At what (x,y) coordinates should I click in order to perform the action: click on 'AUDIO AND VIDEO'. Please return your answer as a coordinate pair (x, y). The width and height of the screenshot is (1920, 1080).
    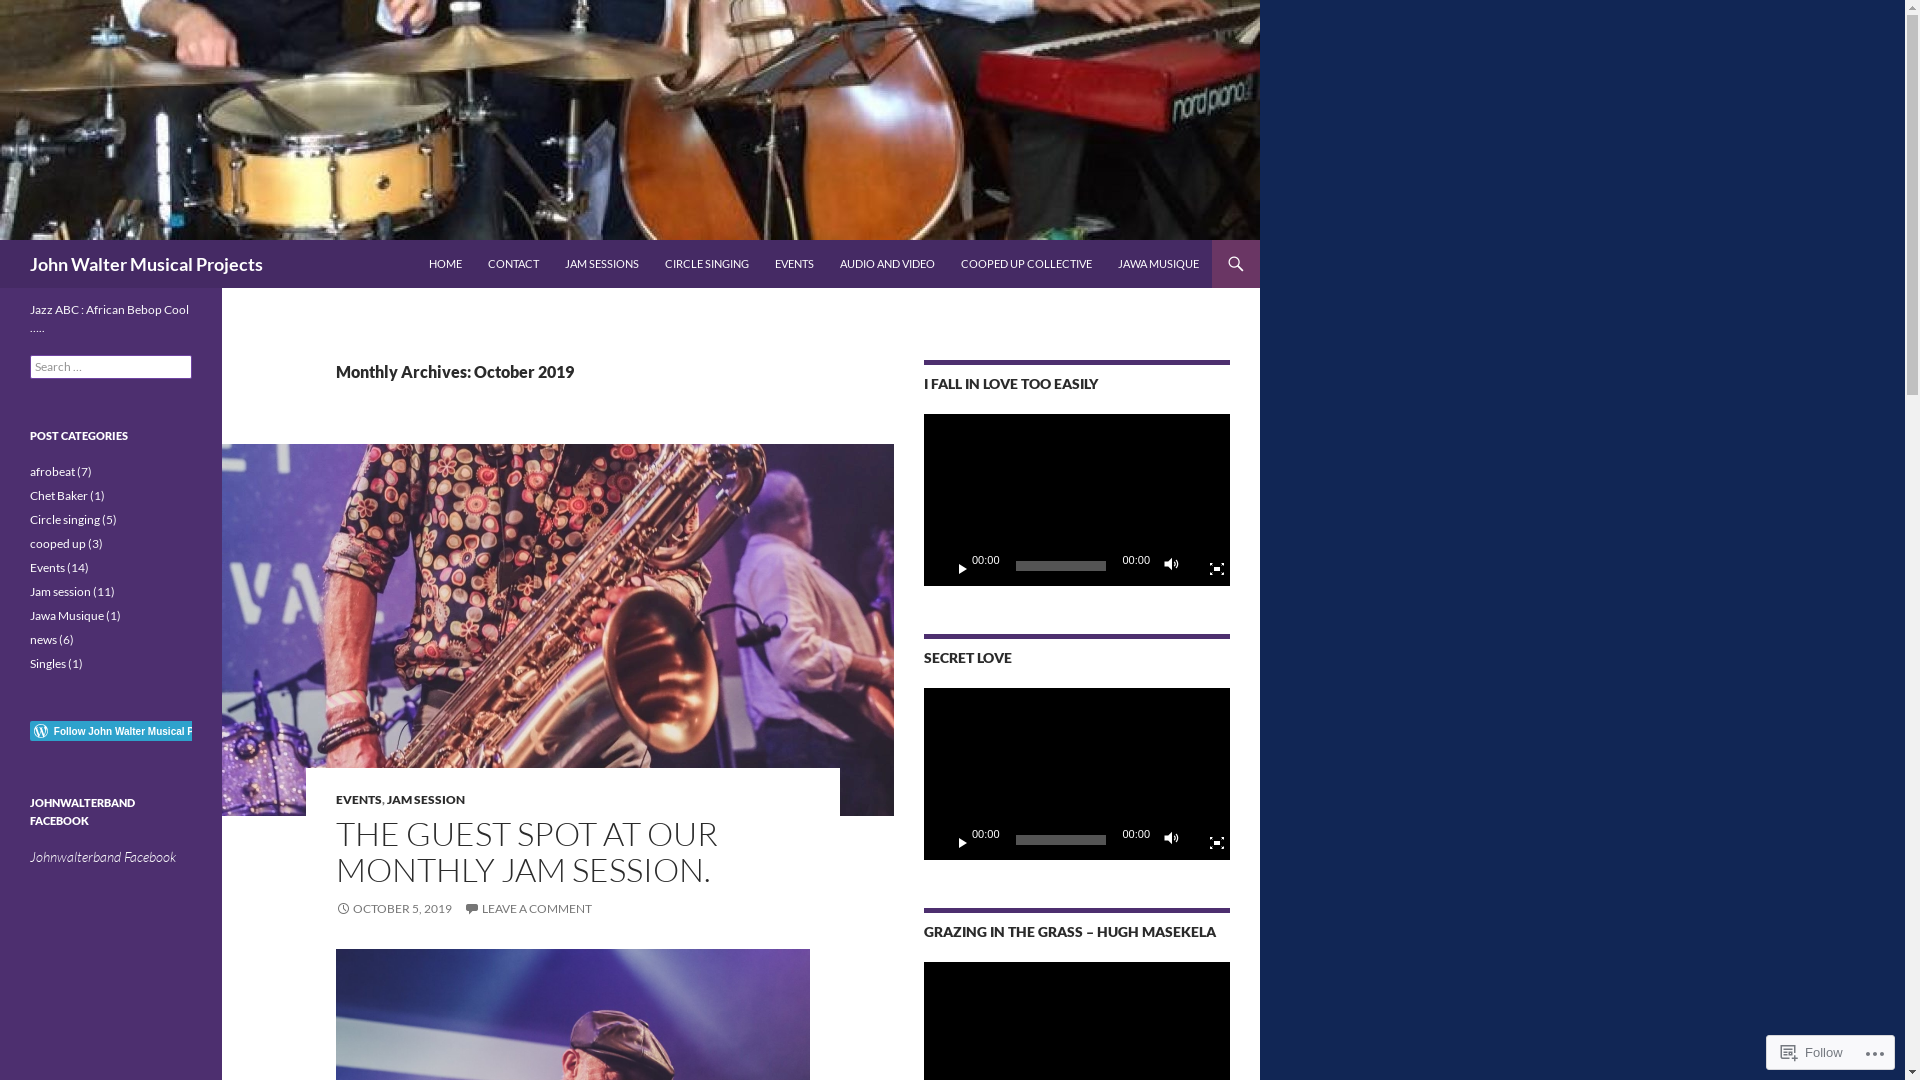
    Looking at the image, I should click on (886, 262).